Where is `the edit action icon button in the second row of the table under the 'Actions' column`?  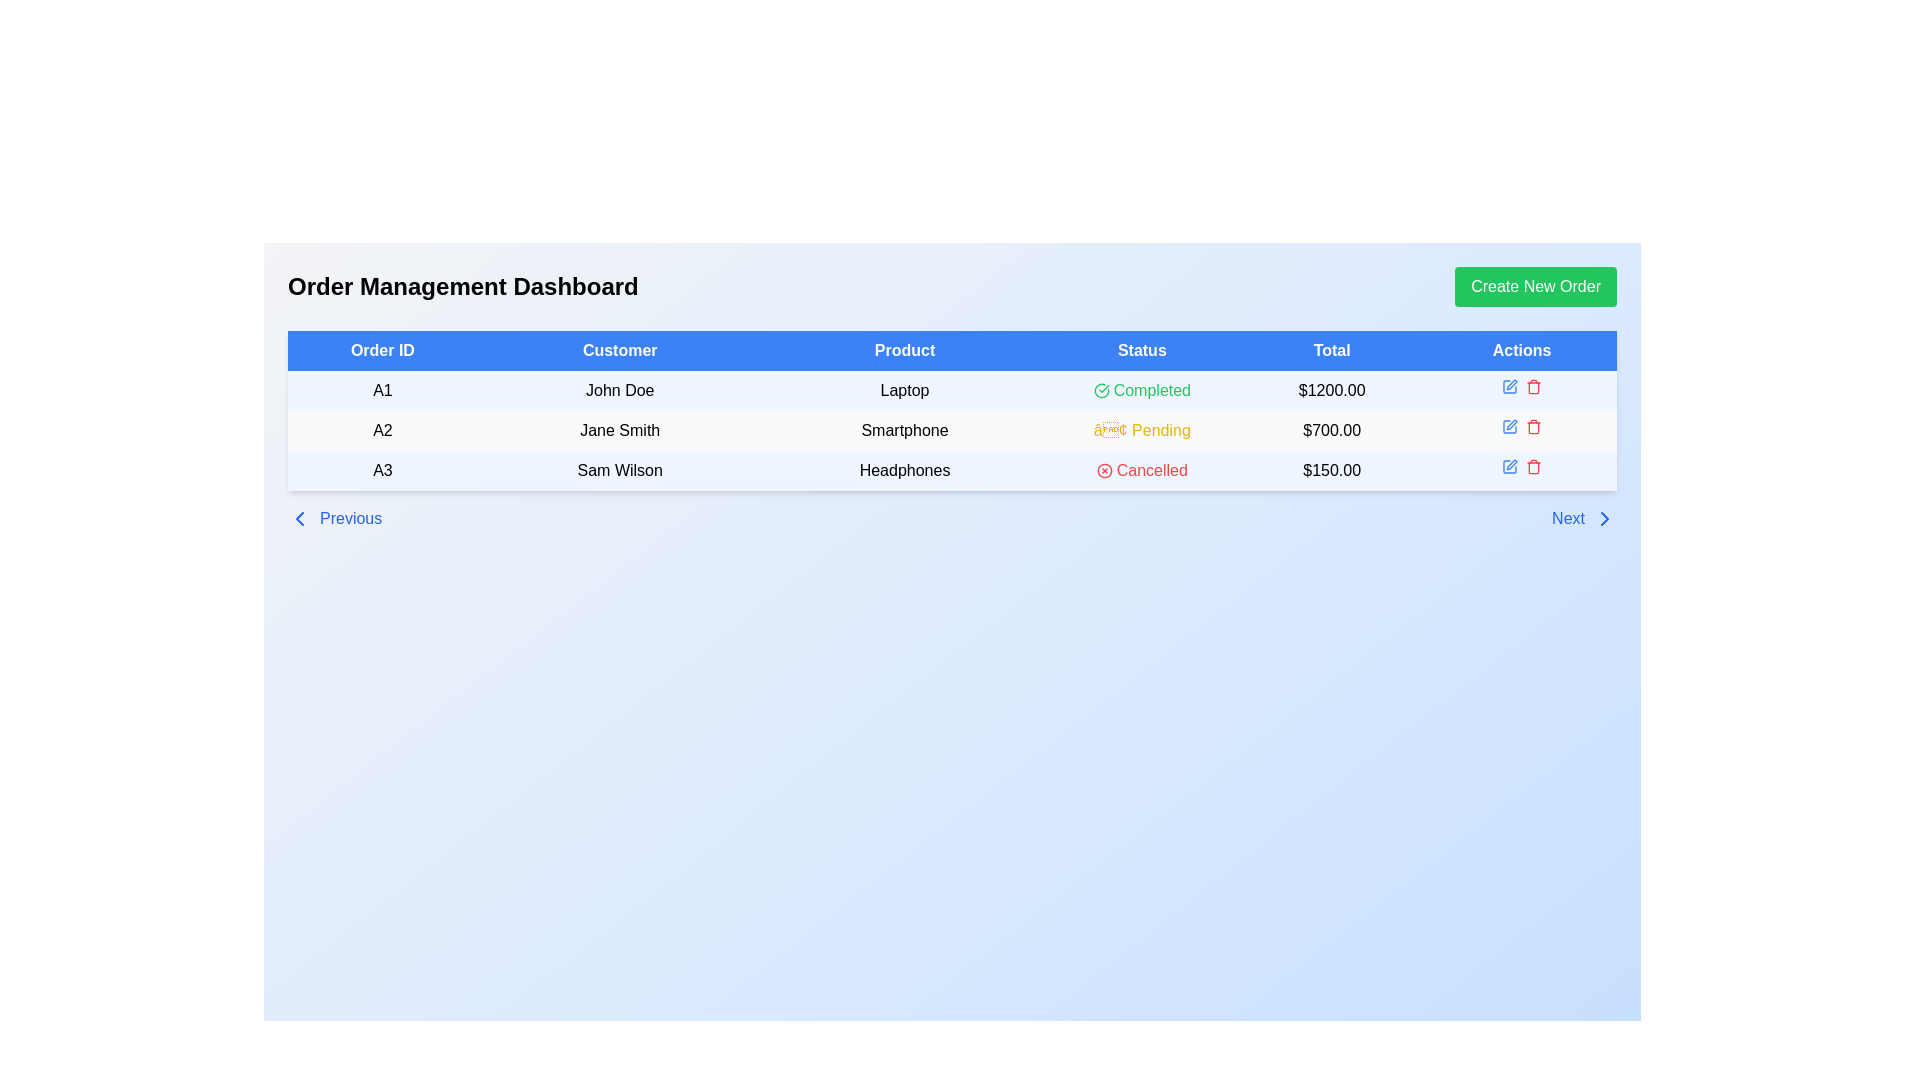
the edit action icon button in the second row of the table under the 'Actions' column is located at coordinates (1510, 426).